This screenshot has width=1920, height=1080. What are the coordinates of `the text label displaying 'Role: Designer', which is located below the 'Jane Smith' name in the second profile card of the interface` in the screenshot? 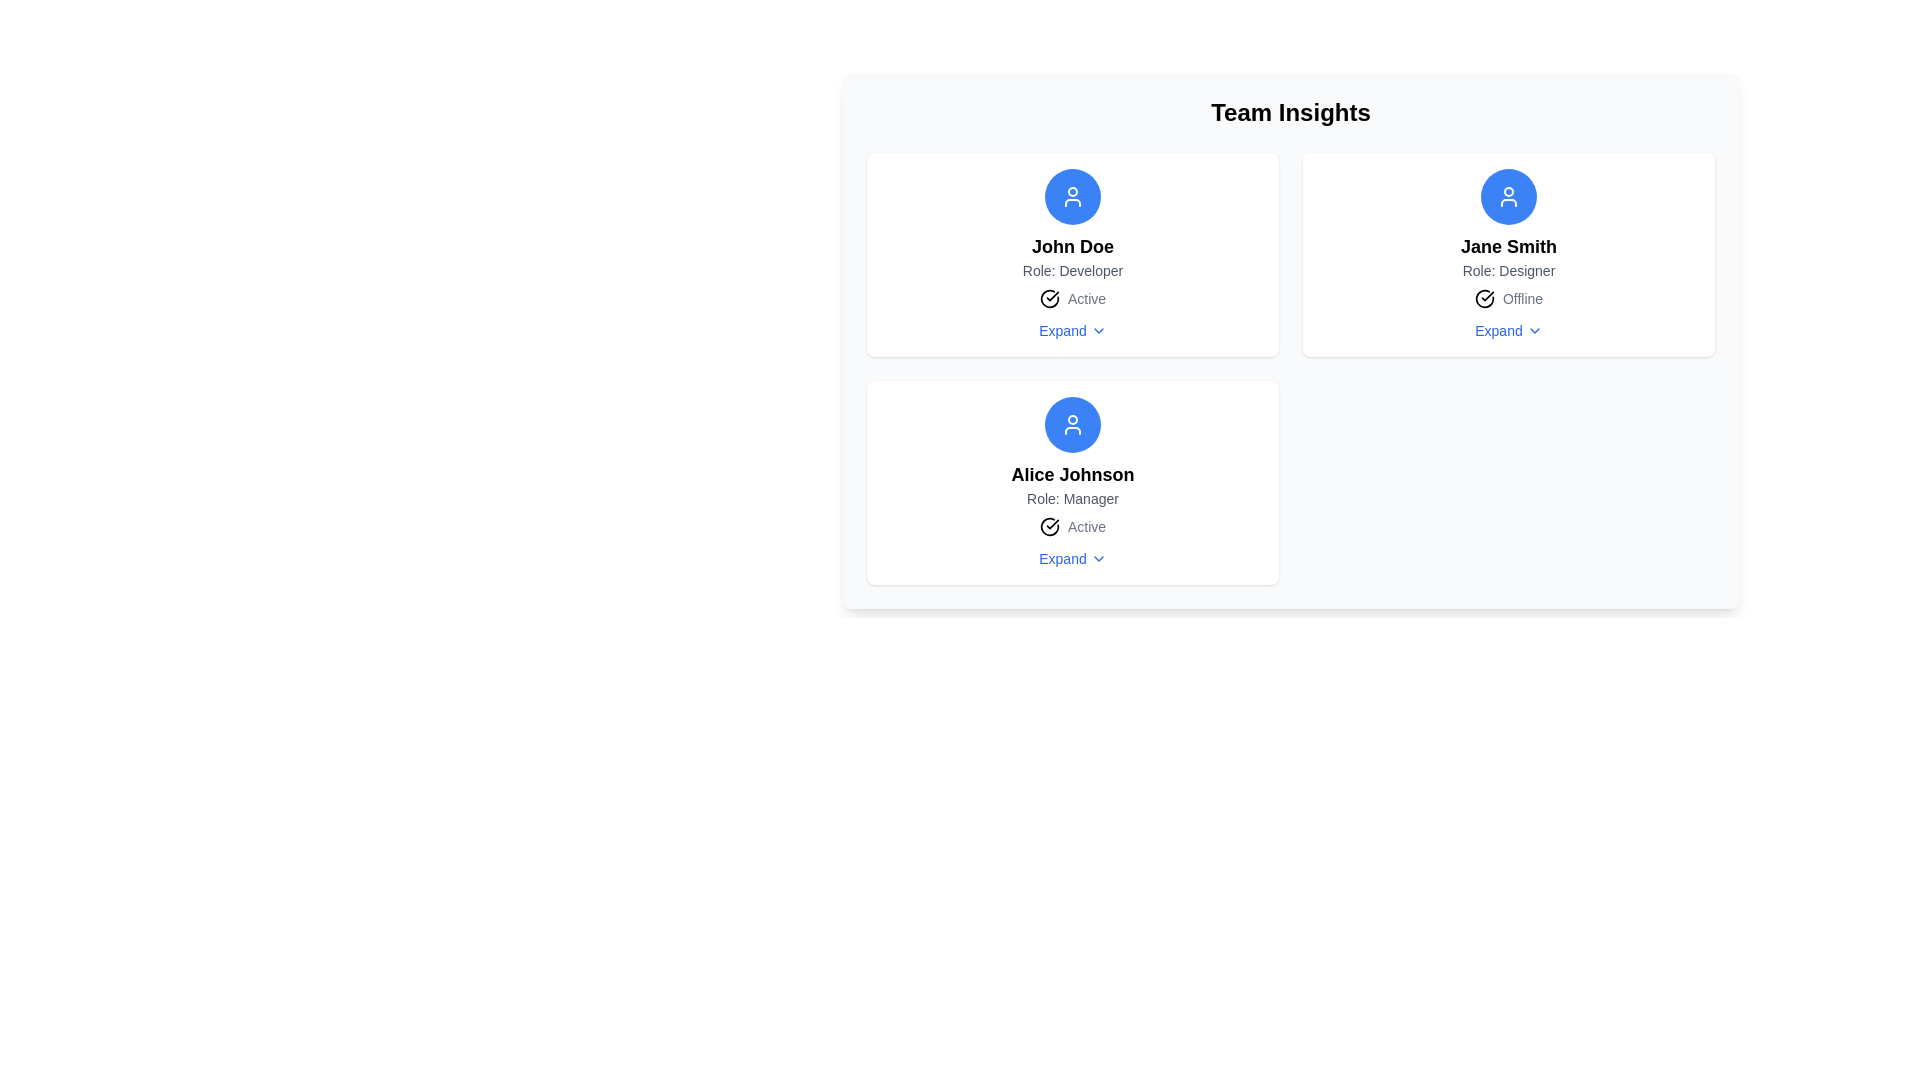 It's located at (1508, 270).